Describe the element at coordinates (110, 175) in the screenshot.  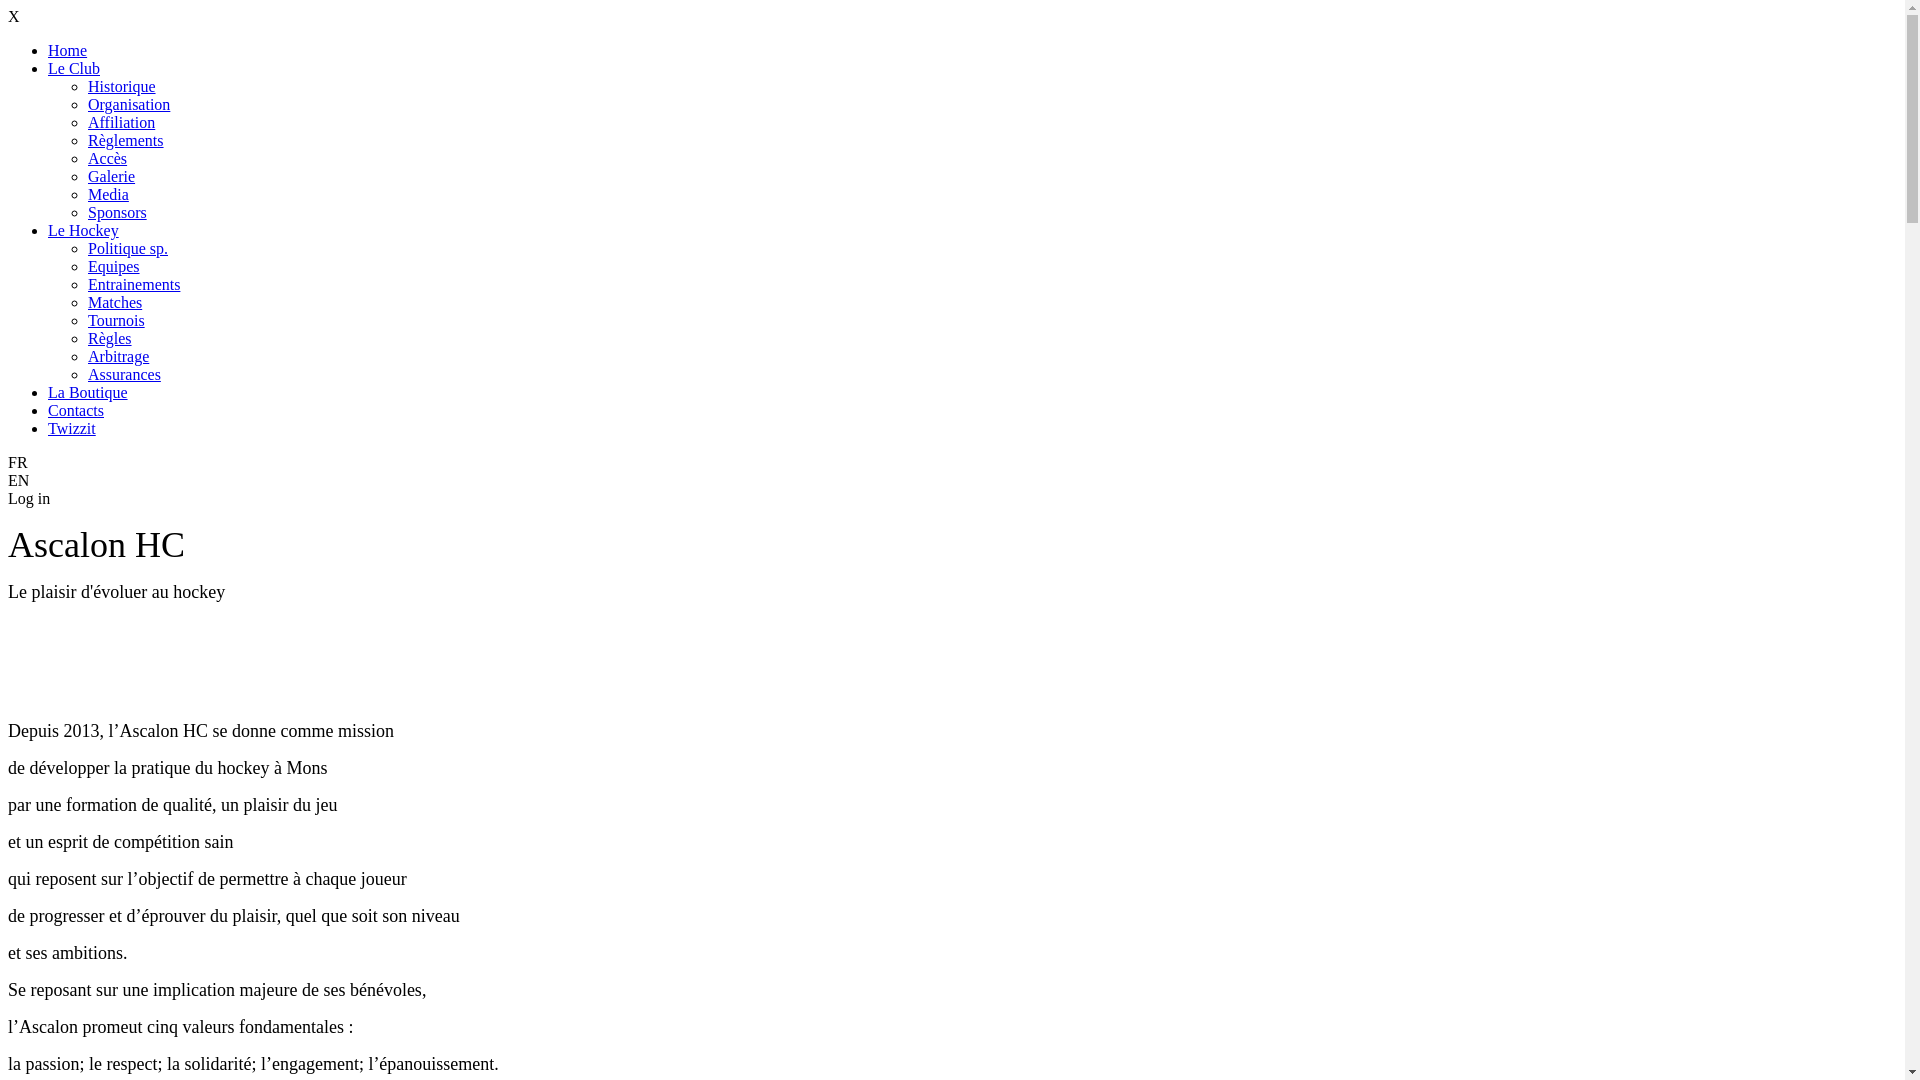
I see `'Galerie'` at that location.